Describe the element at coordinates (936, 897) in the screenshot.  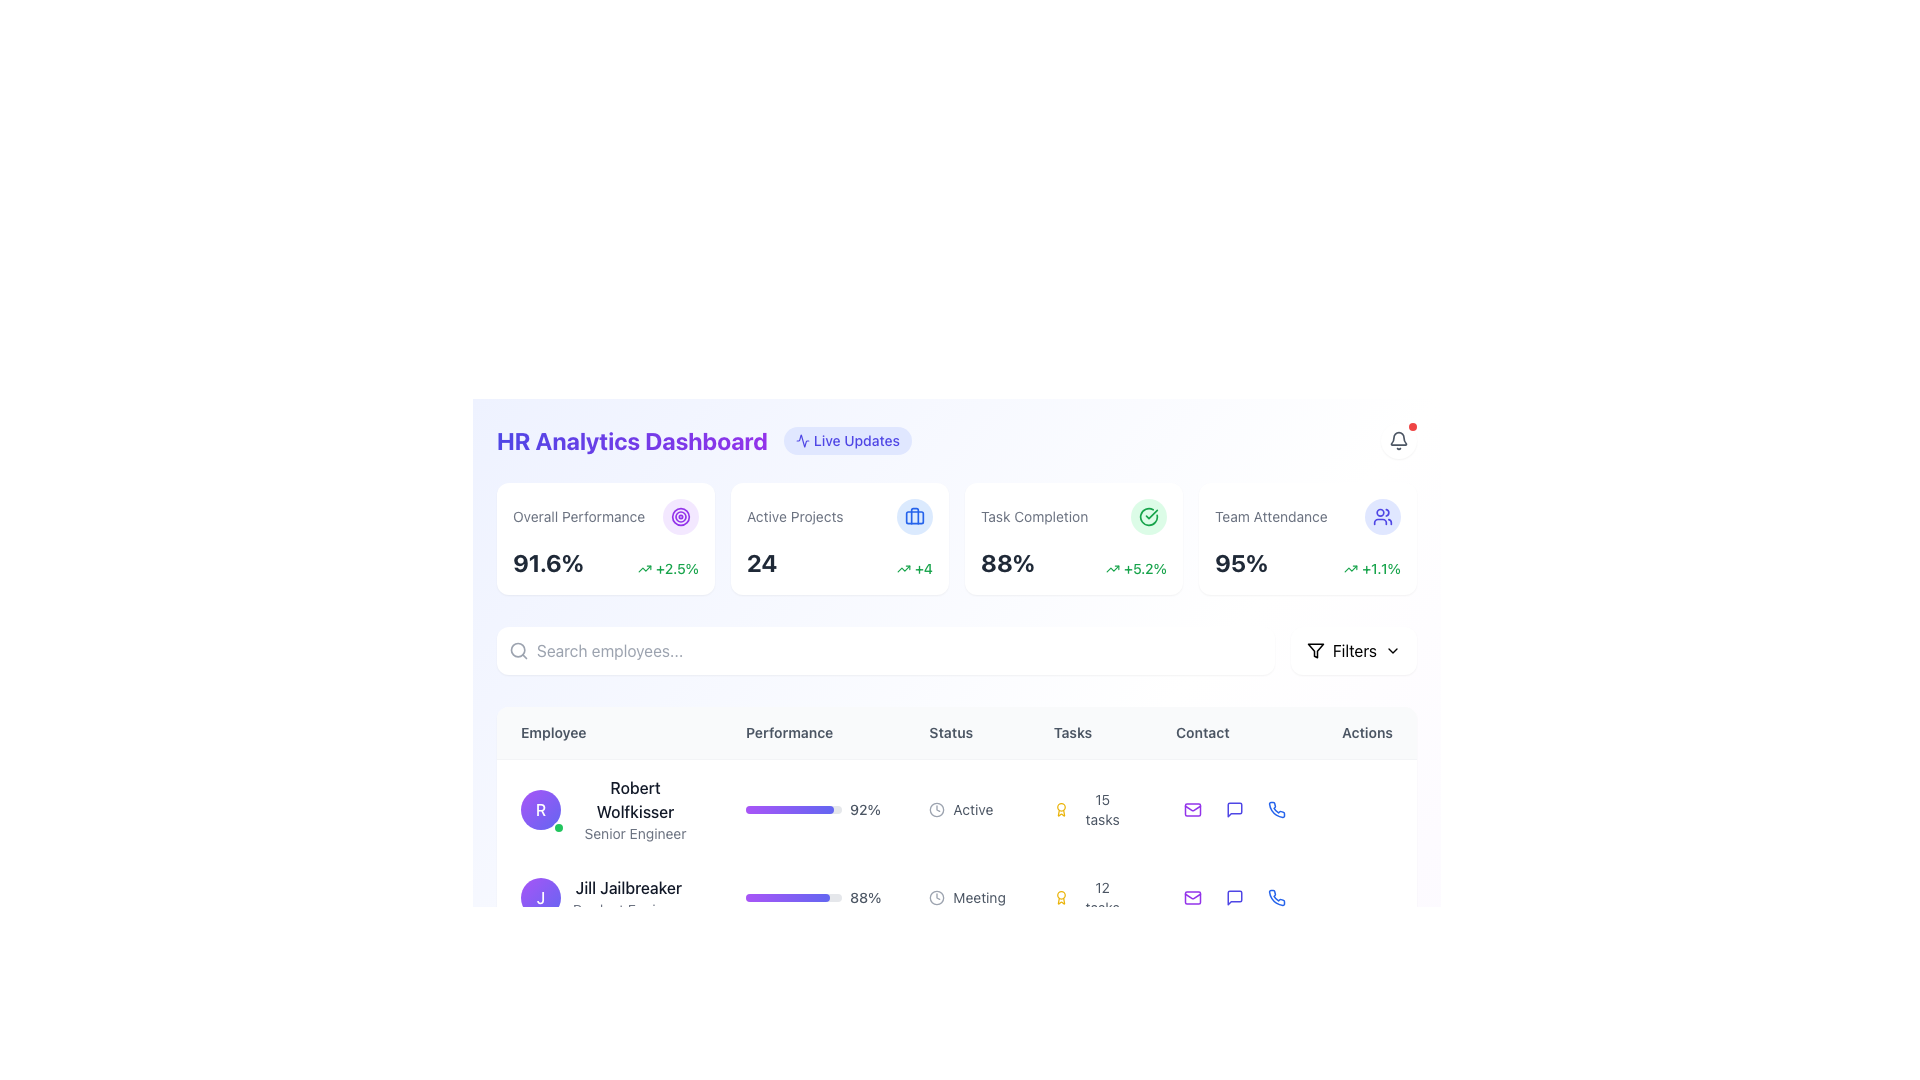
I see `the time-related status icon located before the word 'meeting'` at that location.